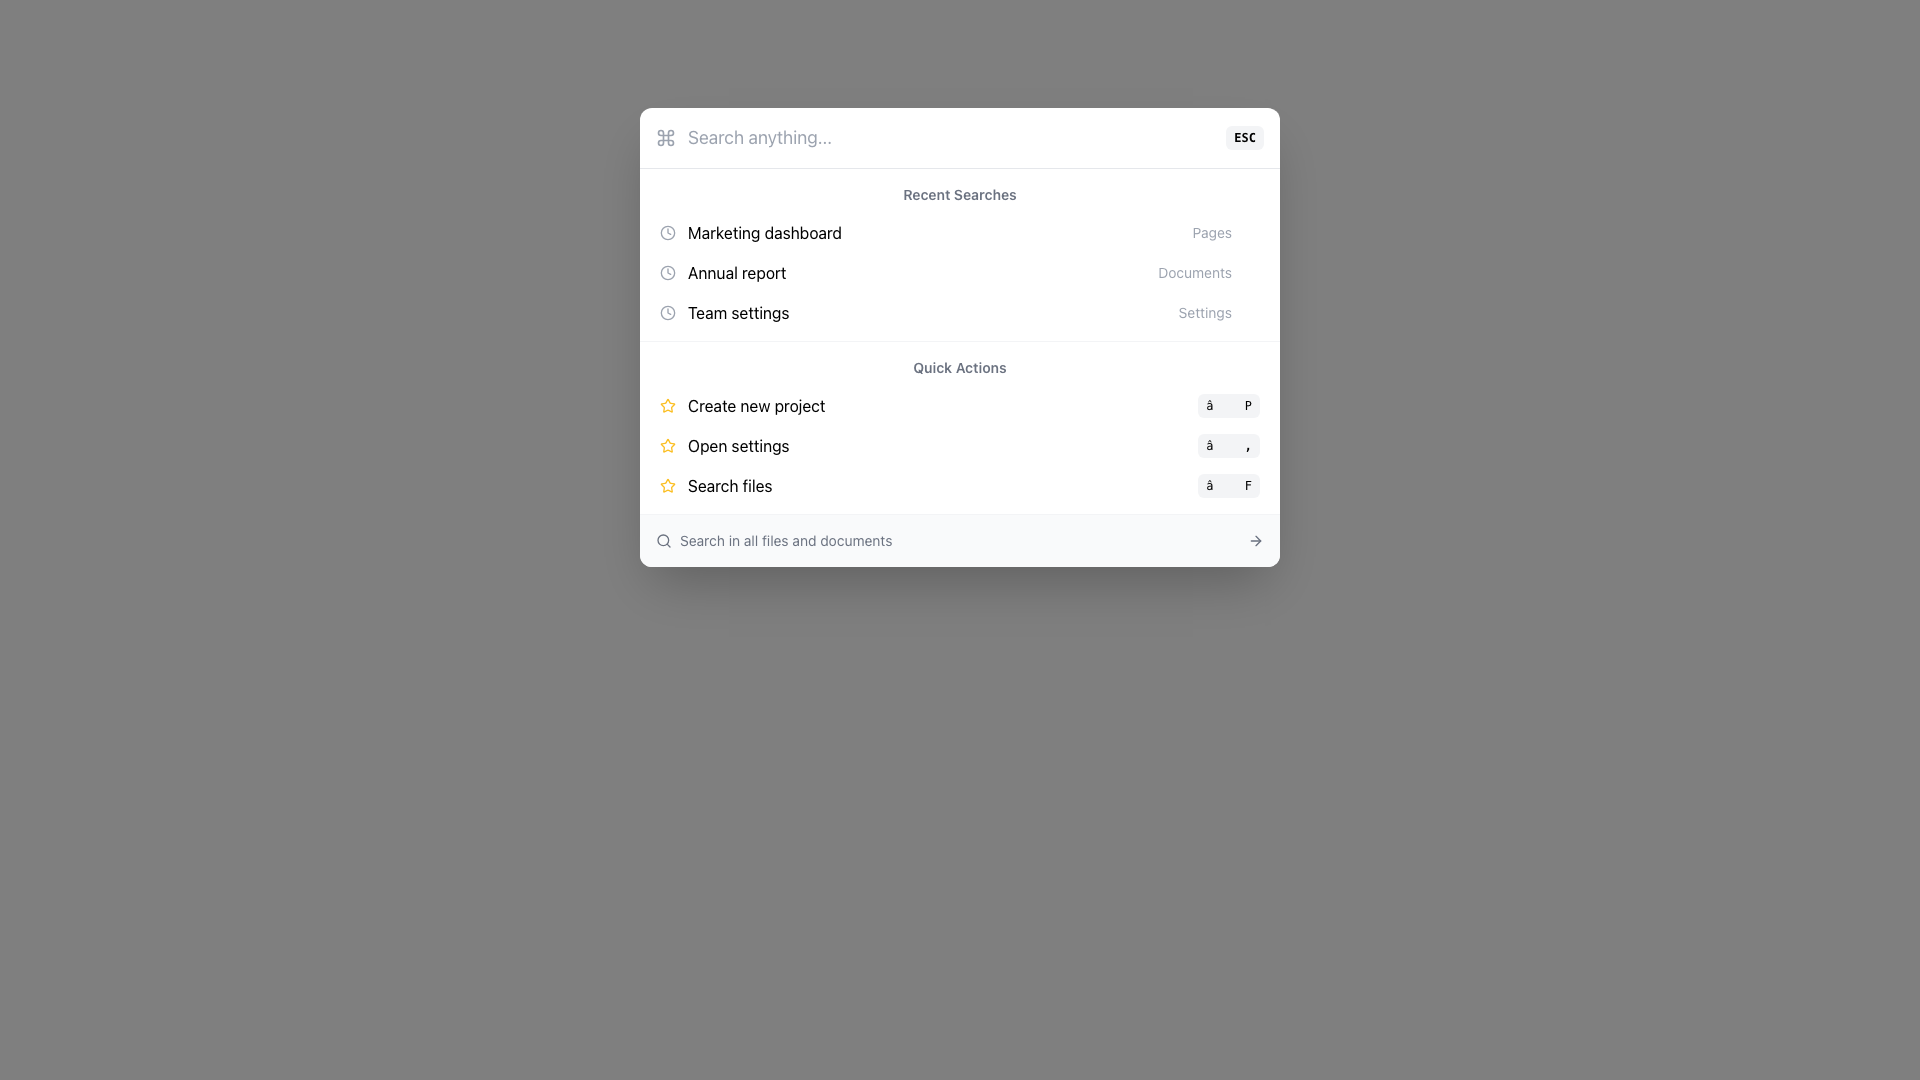 The width and height of the screenshot is (1920, 1080). What do you see at coordinates (1204, 312) in the screenshot?
I see `the 'Settings' text label, which is styled with smaller gray text, located to the left of an interactive icon and aligned horizontally with 'Team settings'` at bounding box center [1204, 312].